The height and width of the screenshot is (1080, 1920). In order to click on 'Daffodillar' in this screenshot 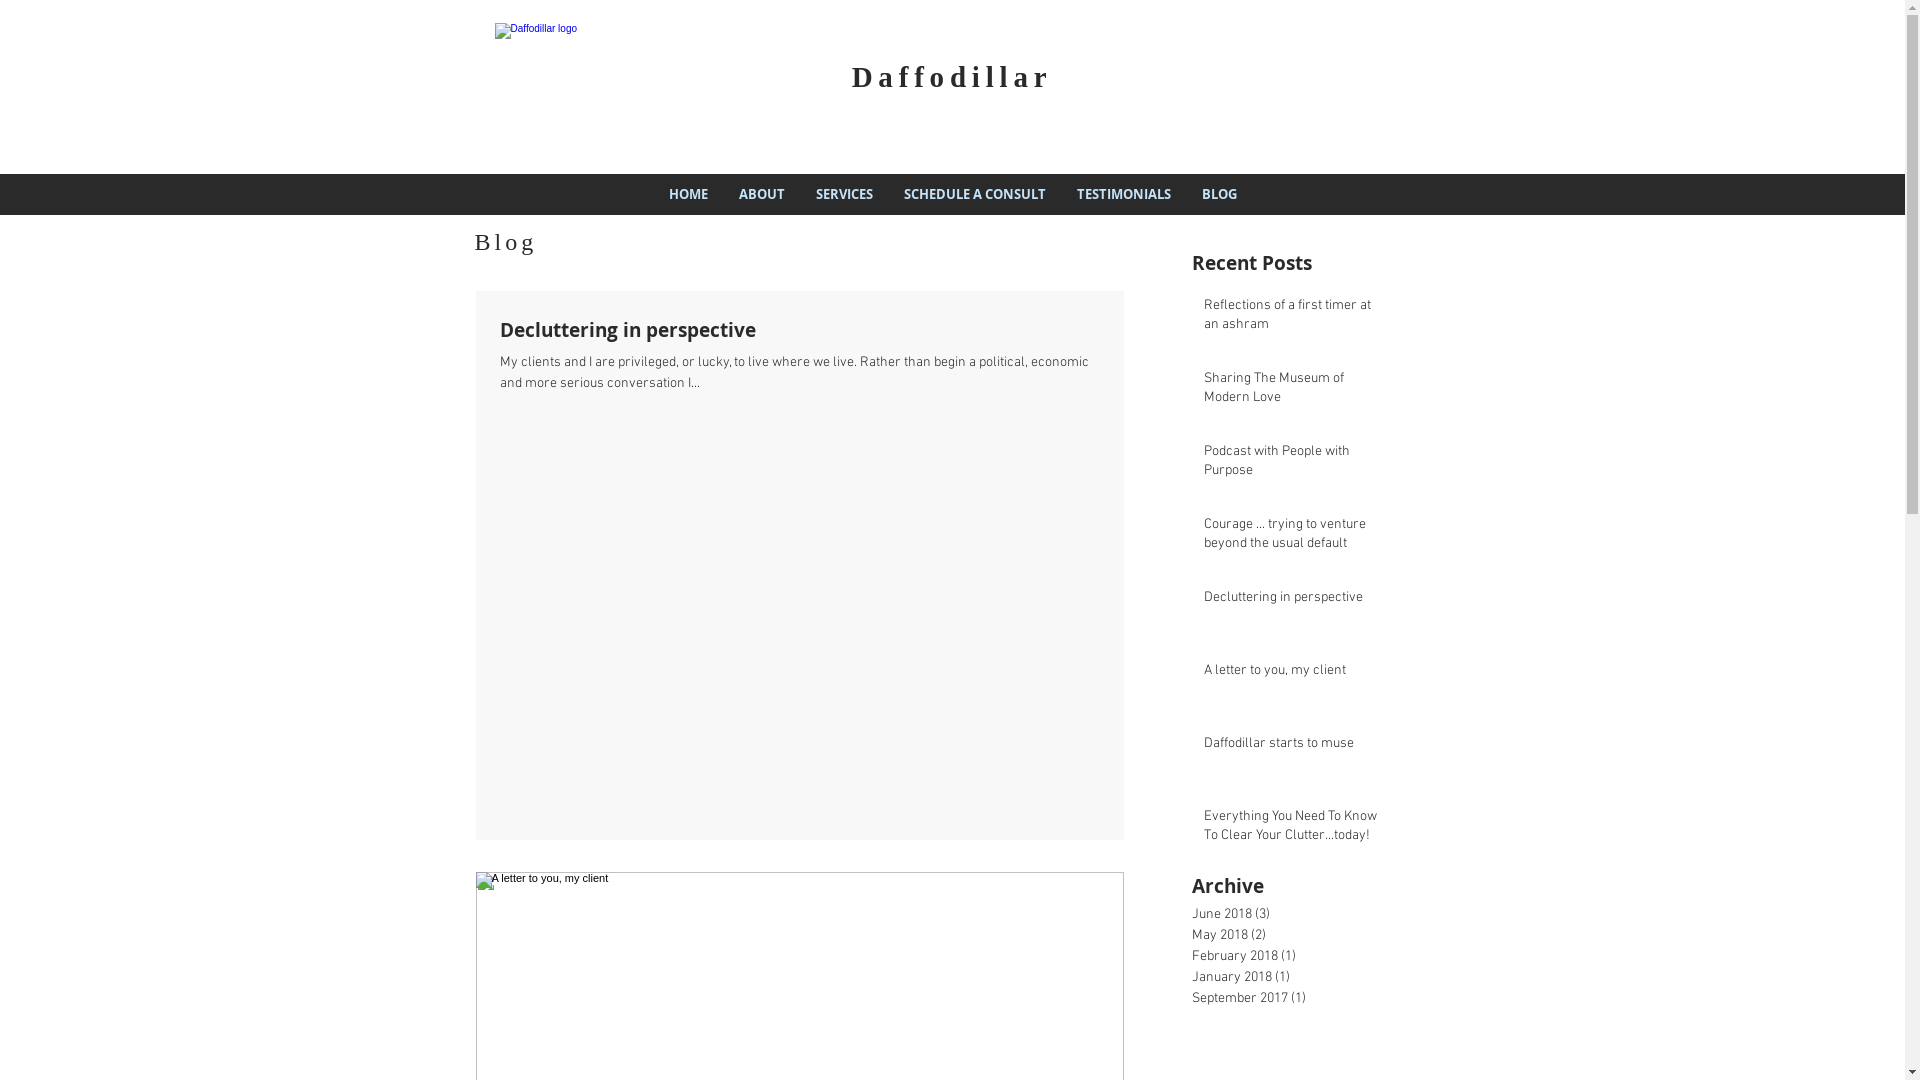, I will do `click(951, 75)`.